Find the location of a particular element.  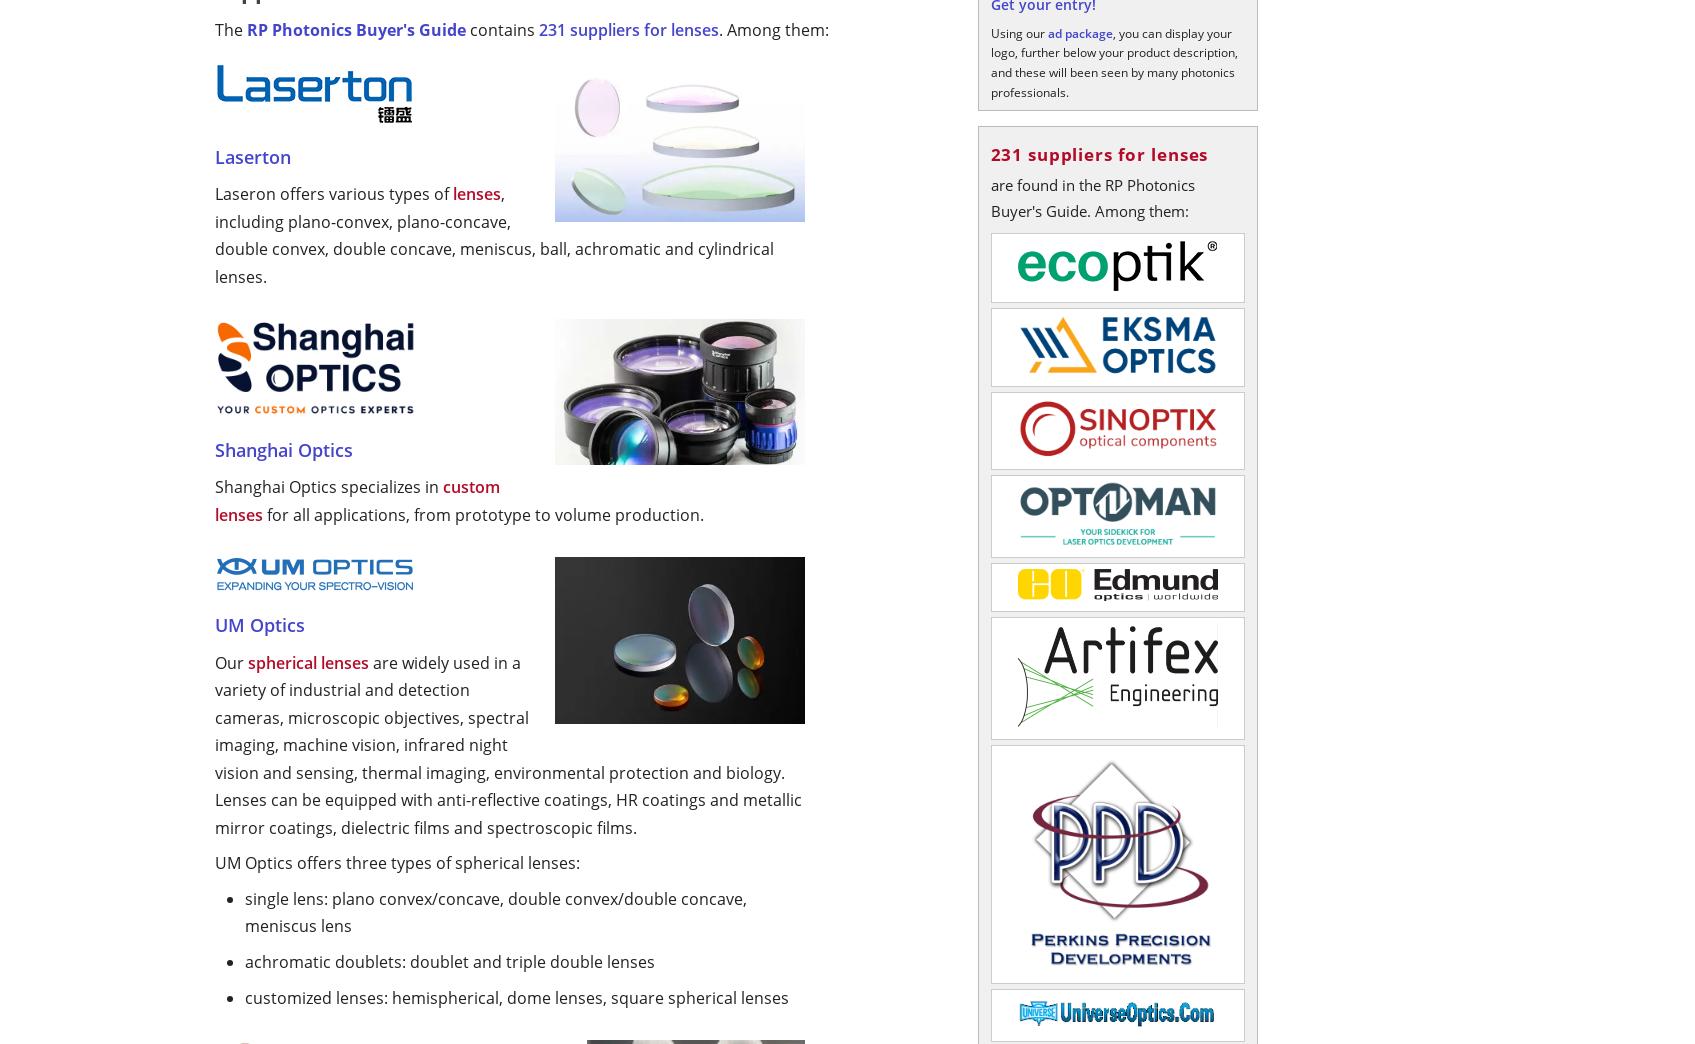

', including plano-convex, plano-concave, double convex, double concave, meniscus, ball, achromatic and cylindrical lenses.' is located at coordinates (213, 235).